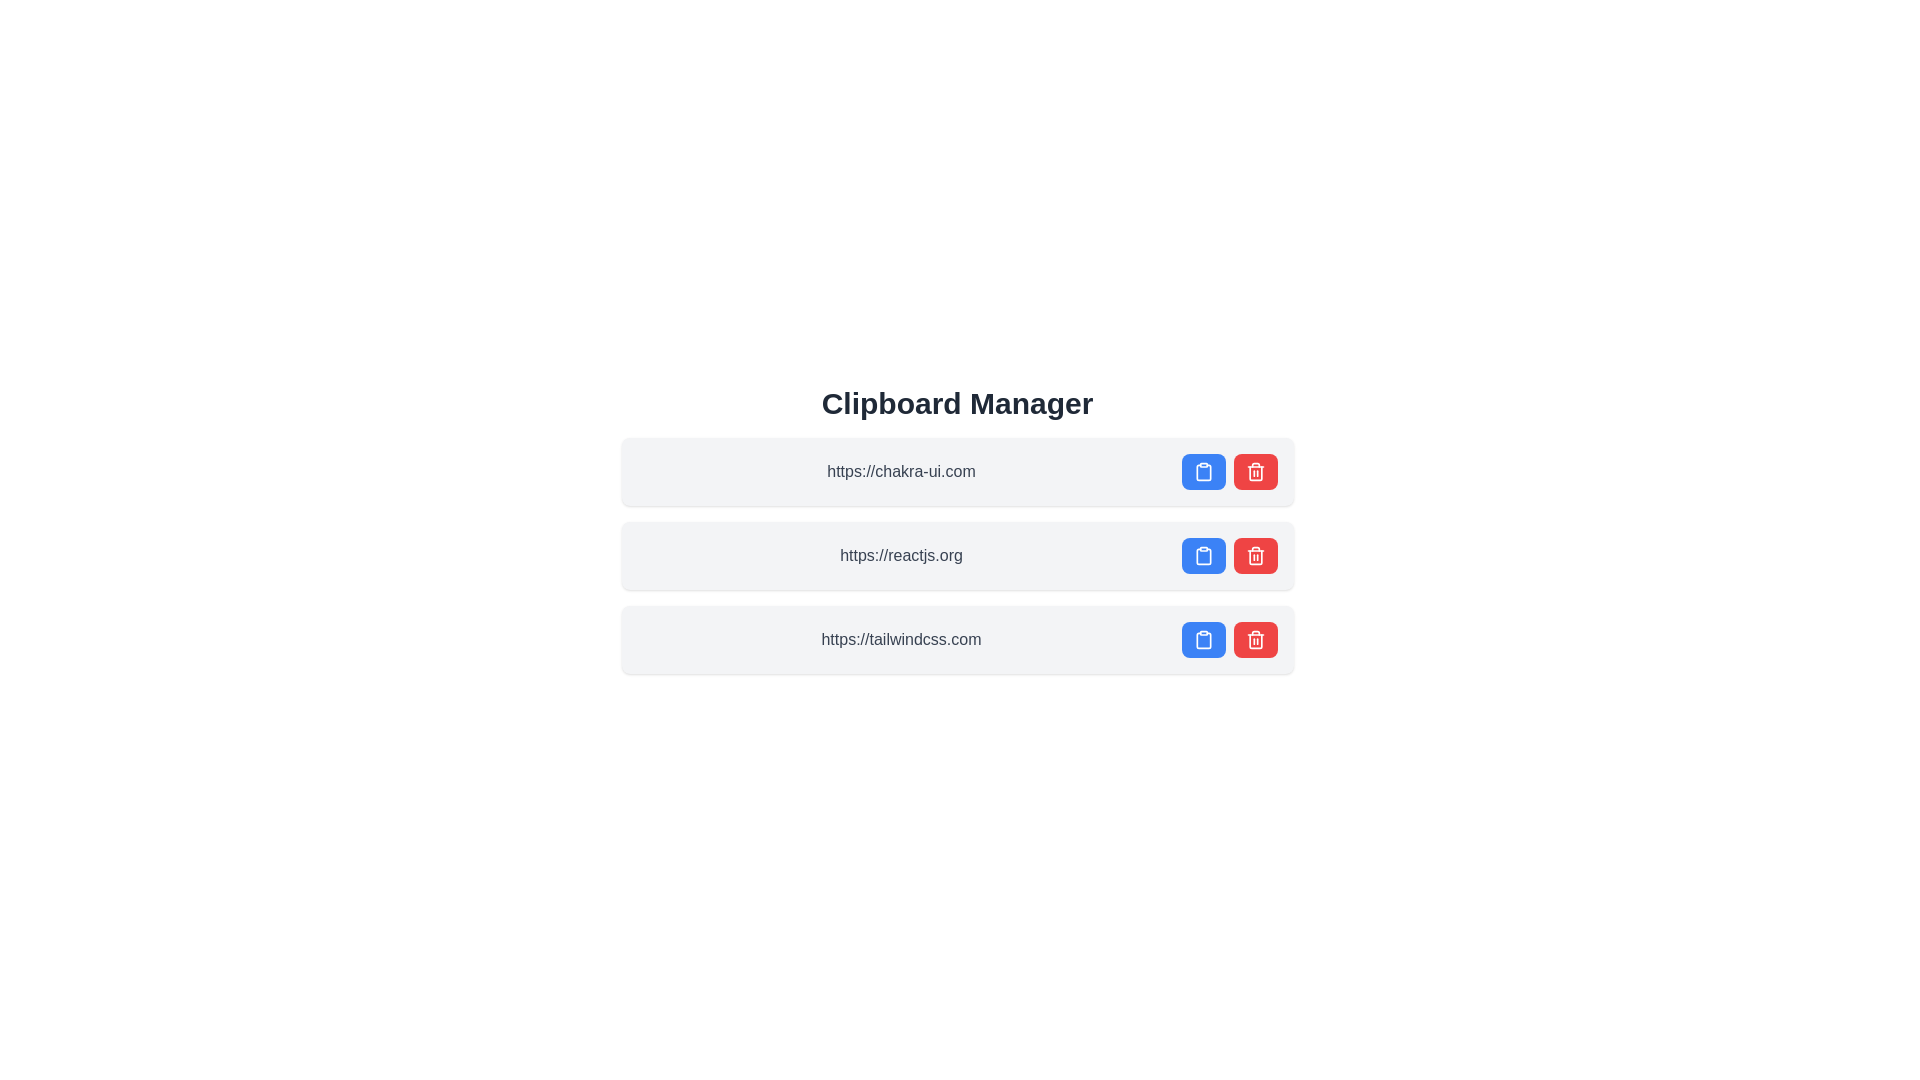 The width and height of the screenshot is (1920, 1080). What do you see at coordinates (1202, 640) in the screenshot?
I see `the clipboard icon located in the third row` at bounding box center [1202, 640].